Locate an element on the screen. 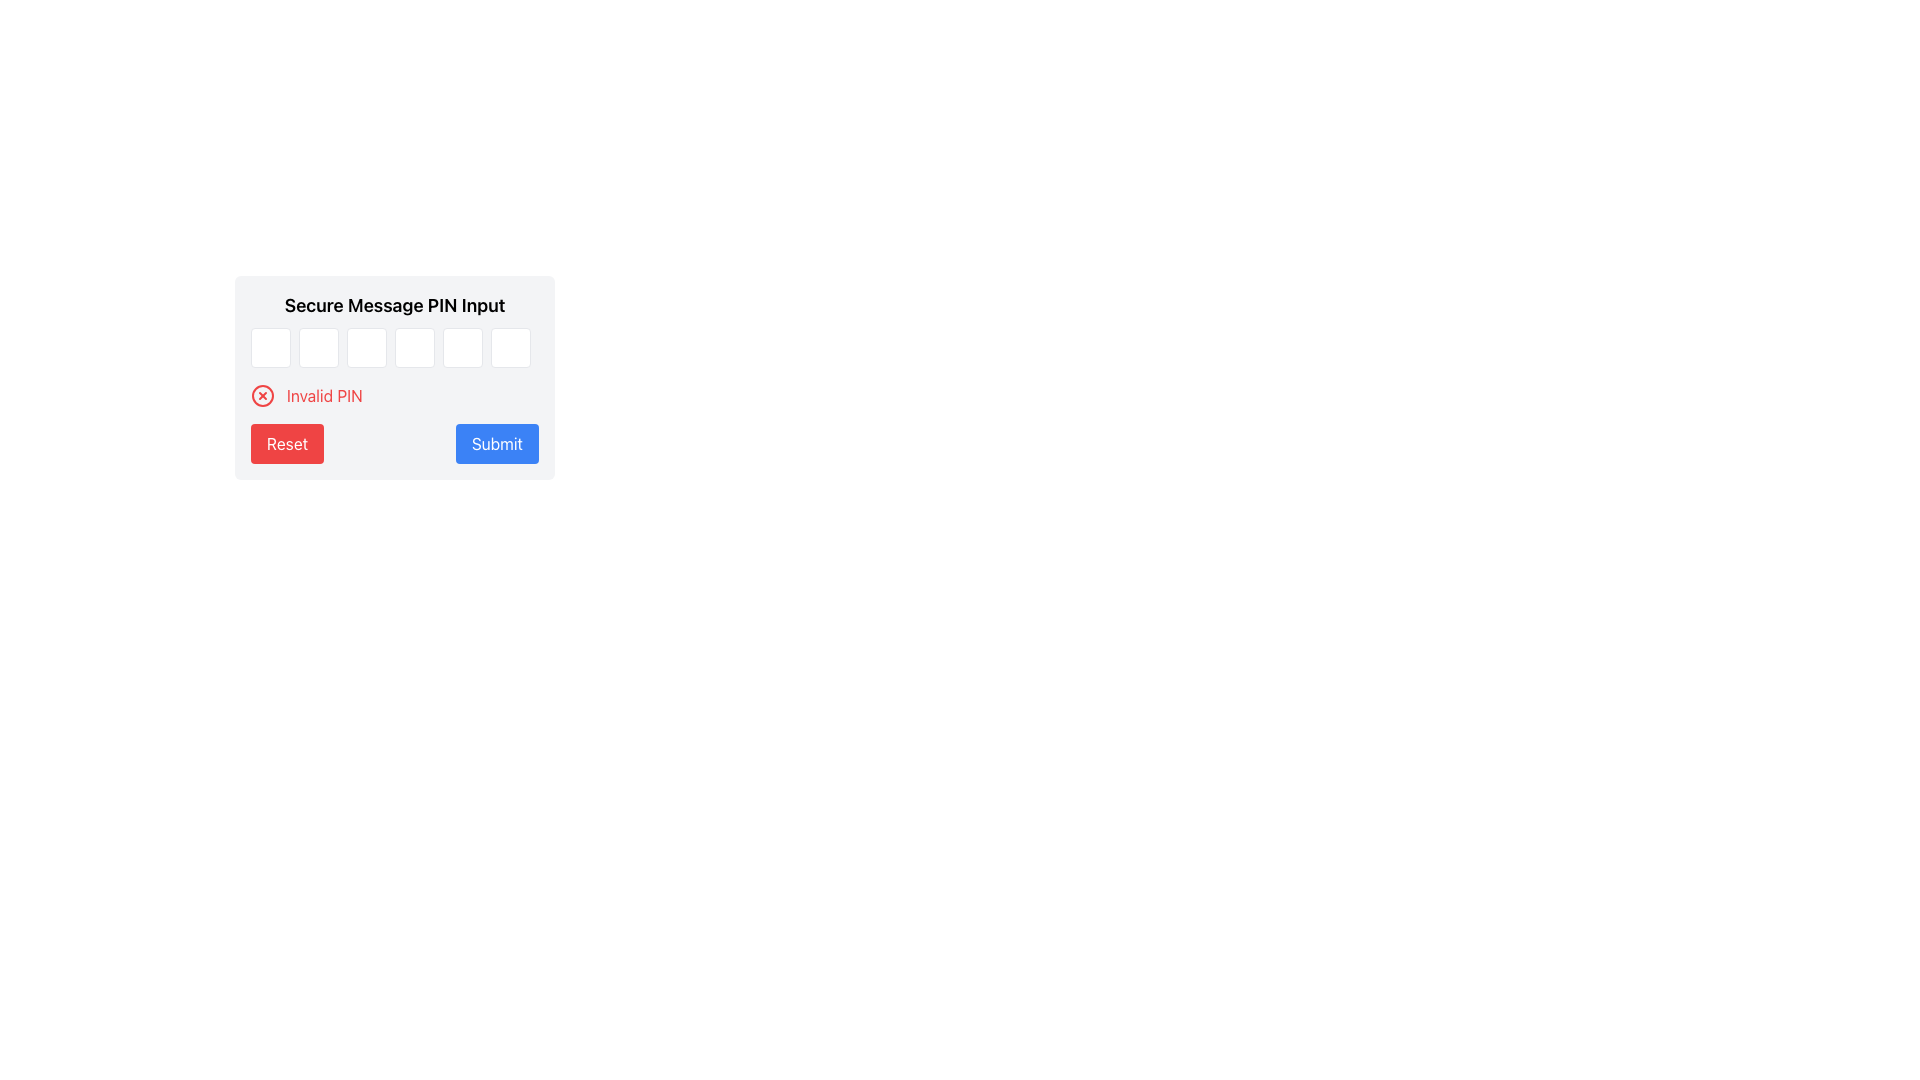  the 'Submit' button which is a rectangular button with rounded corners, styled with a blue background and white text, located at the bottom-right section of the interface is located at coordinates (497, 442).